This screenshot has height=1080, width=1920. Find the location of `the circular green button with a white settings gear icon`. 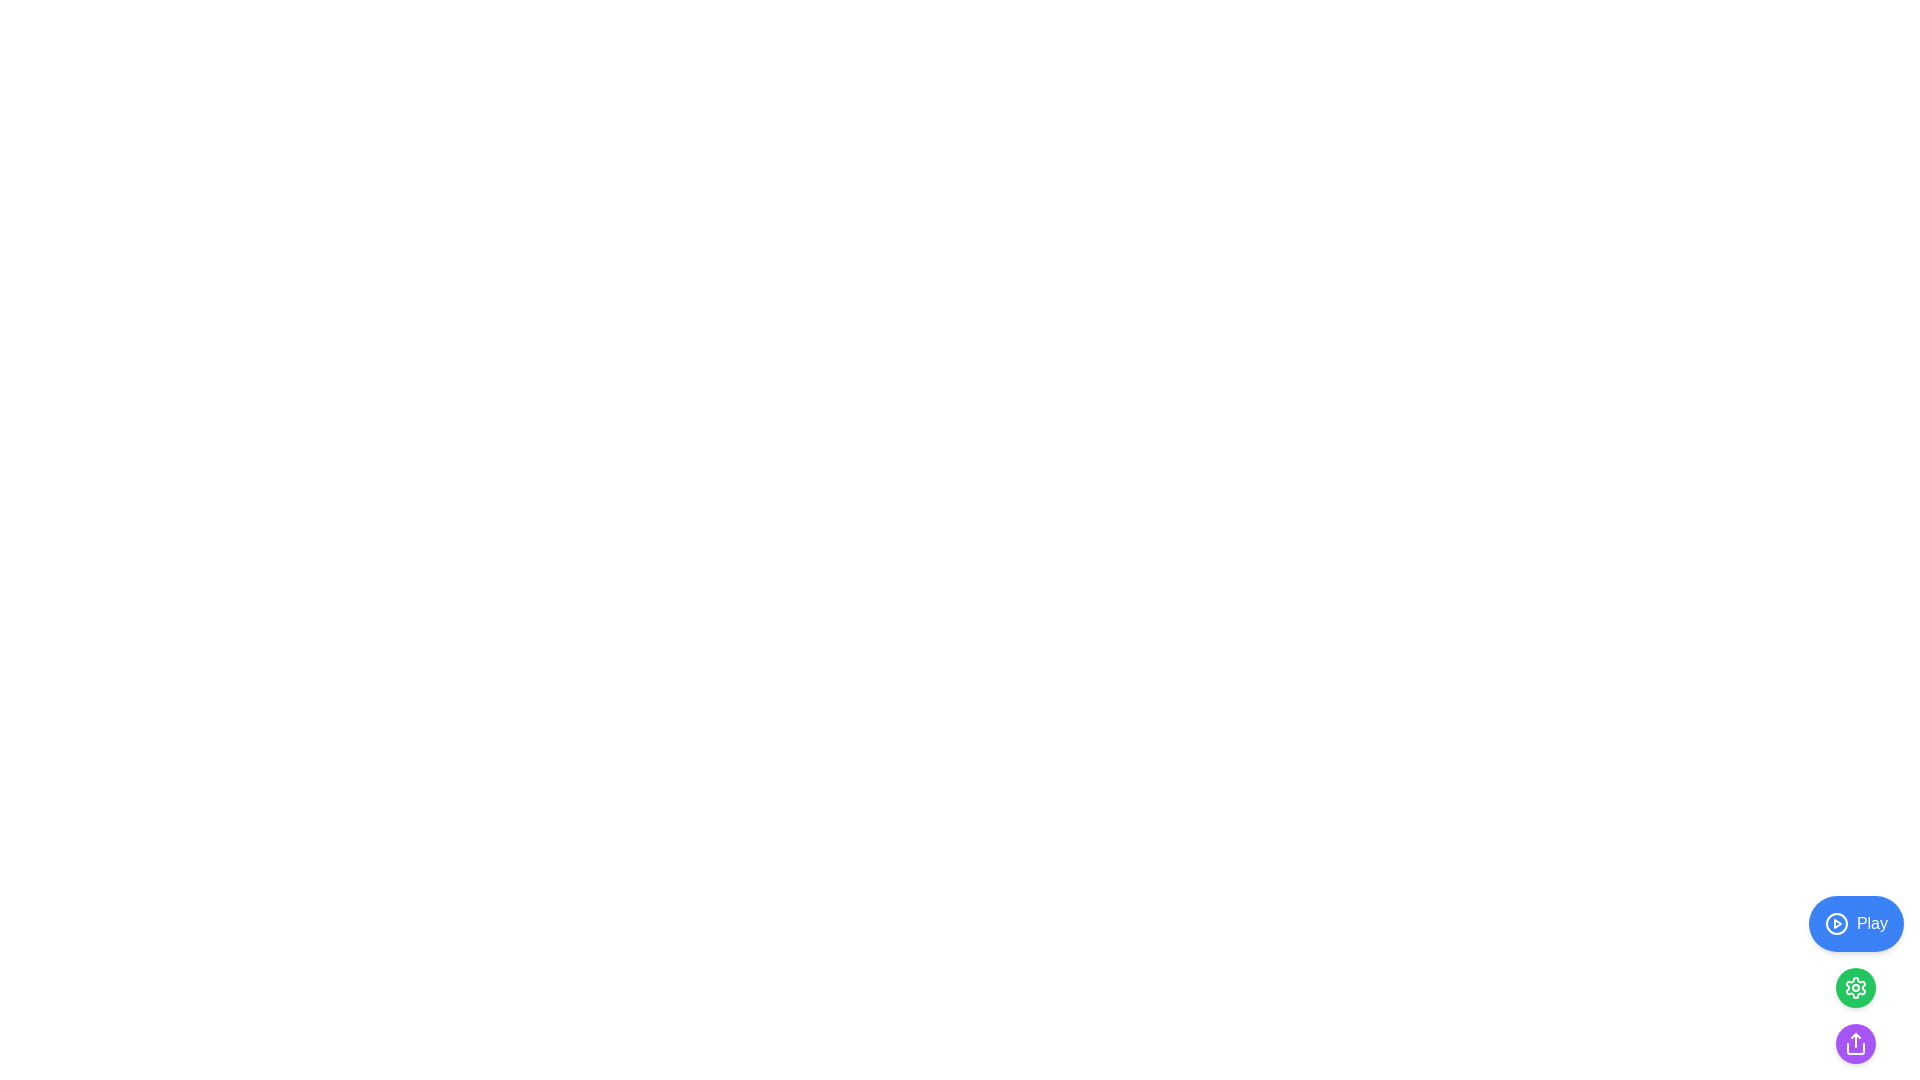

the circular green button with a white settings gear icon is located at coordinates (1855, 986).